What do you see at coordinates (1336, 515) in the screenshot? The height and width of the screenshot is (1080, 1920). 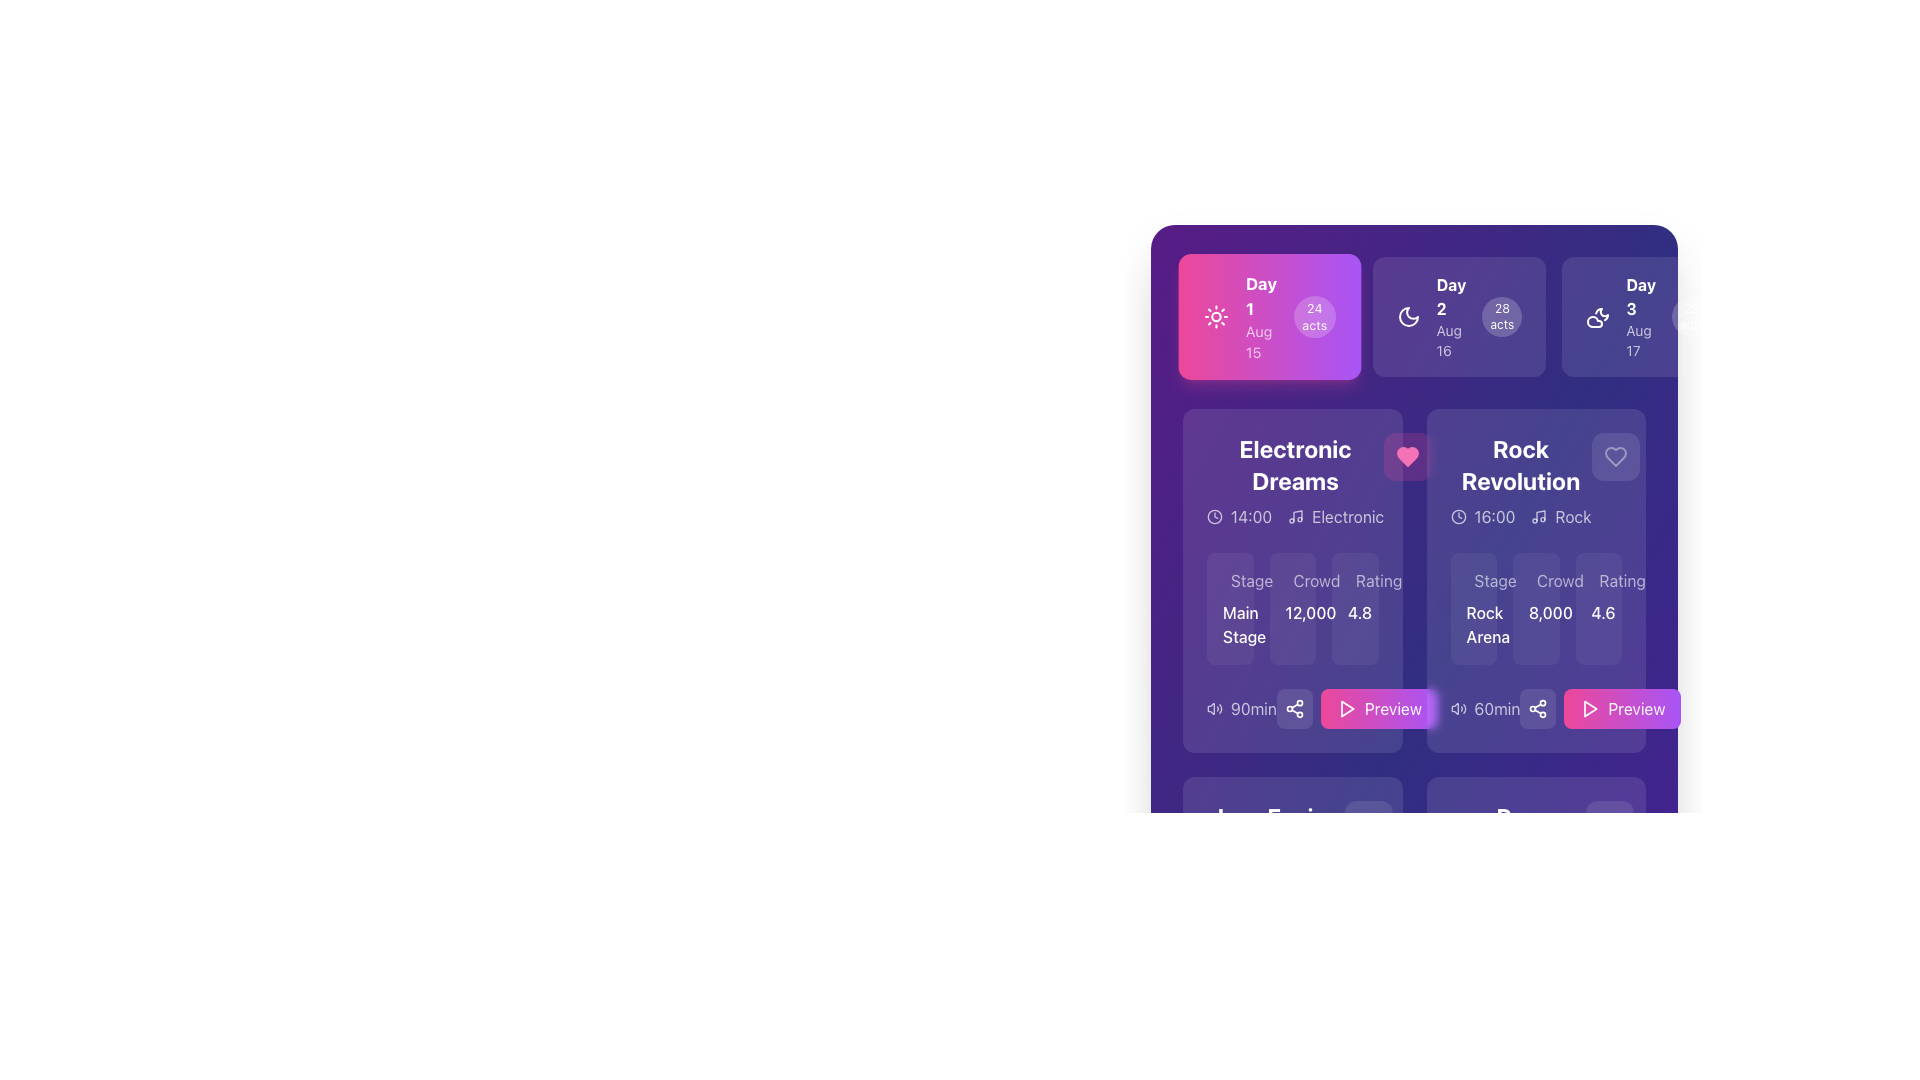 I see `displayed text of the 'Electronic' genre label, which is located next to the musical note icon and to the right of the time label '14:00' in the 'Electronic Dreams' section` at bounding box center [1336, 515].